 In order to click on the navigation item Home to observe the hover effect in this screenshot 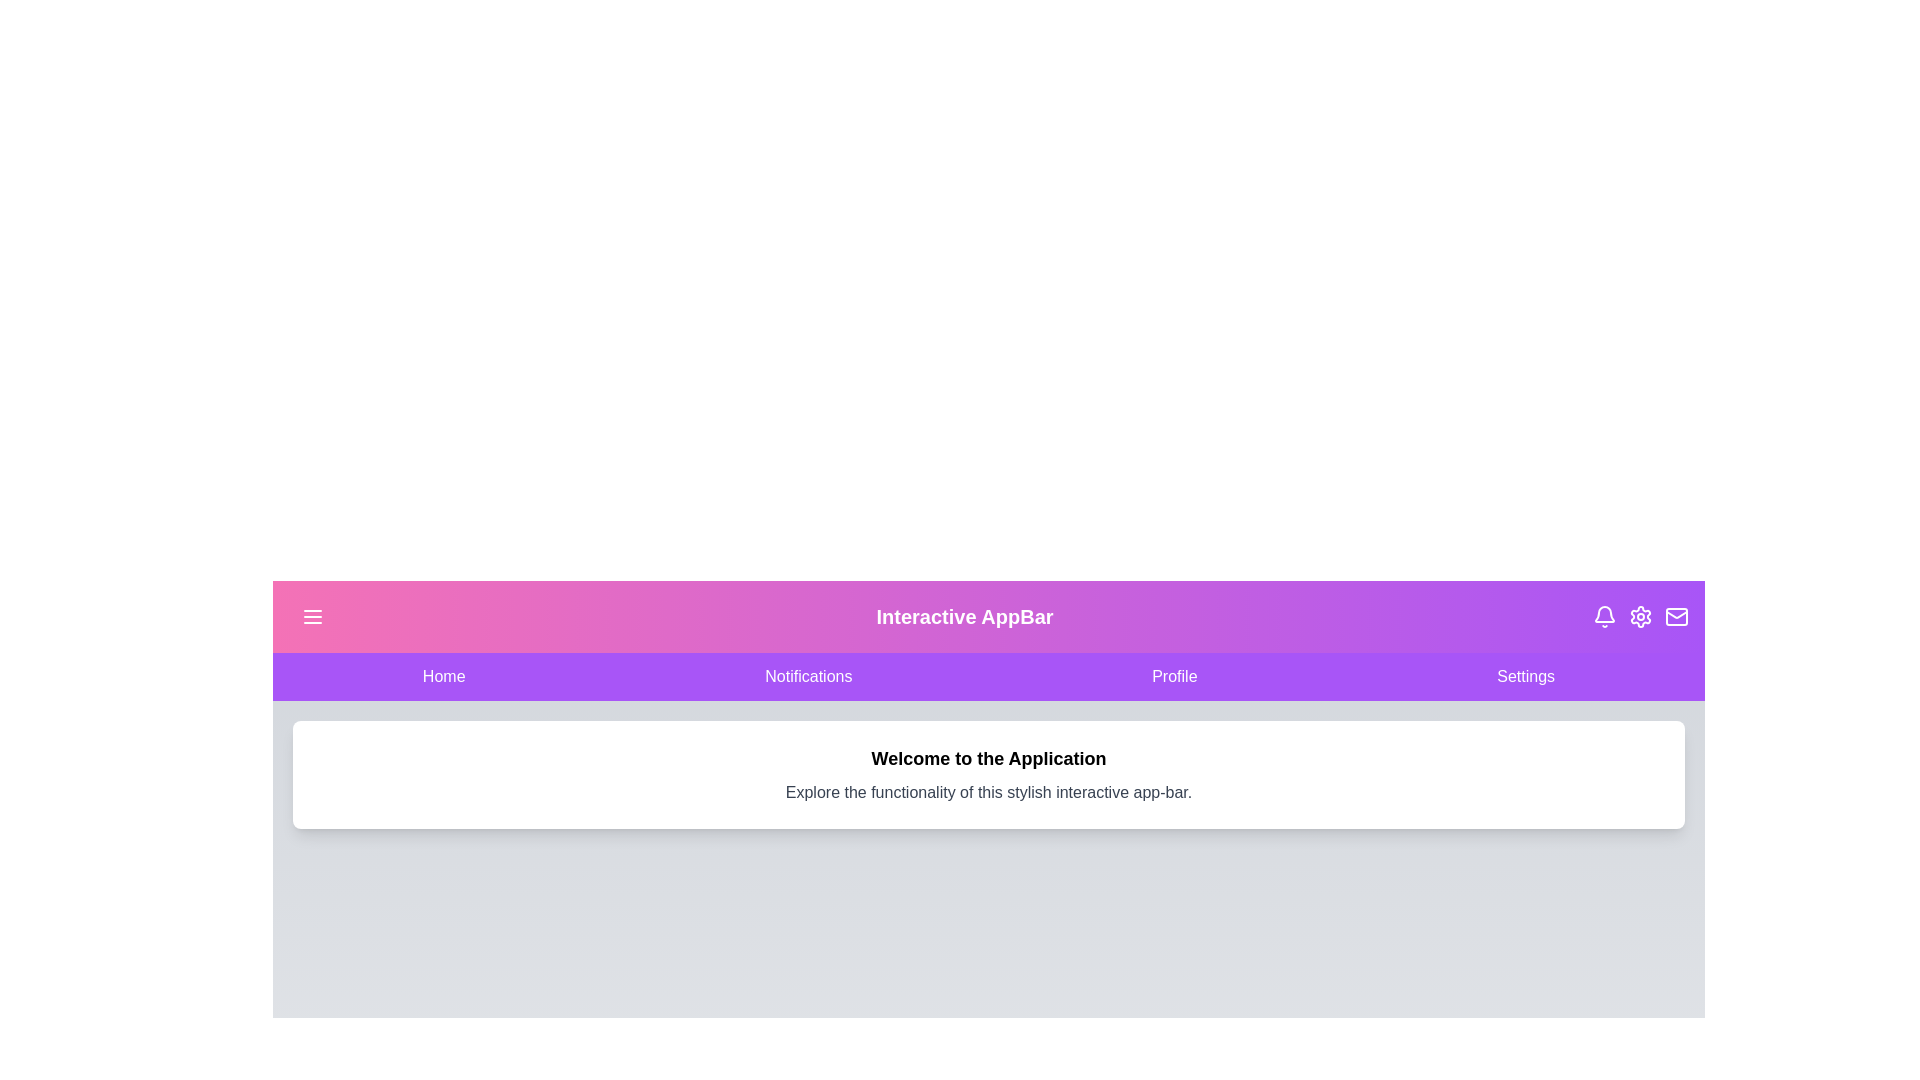, I will do `click(443, 676)`.